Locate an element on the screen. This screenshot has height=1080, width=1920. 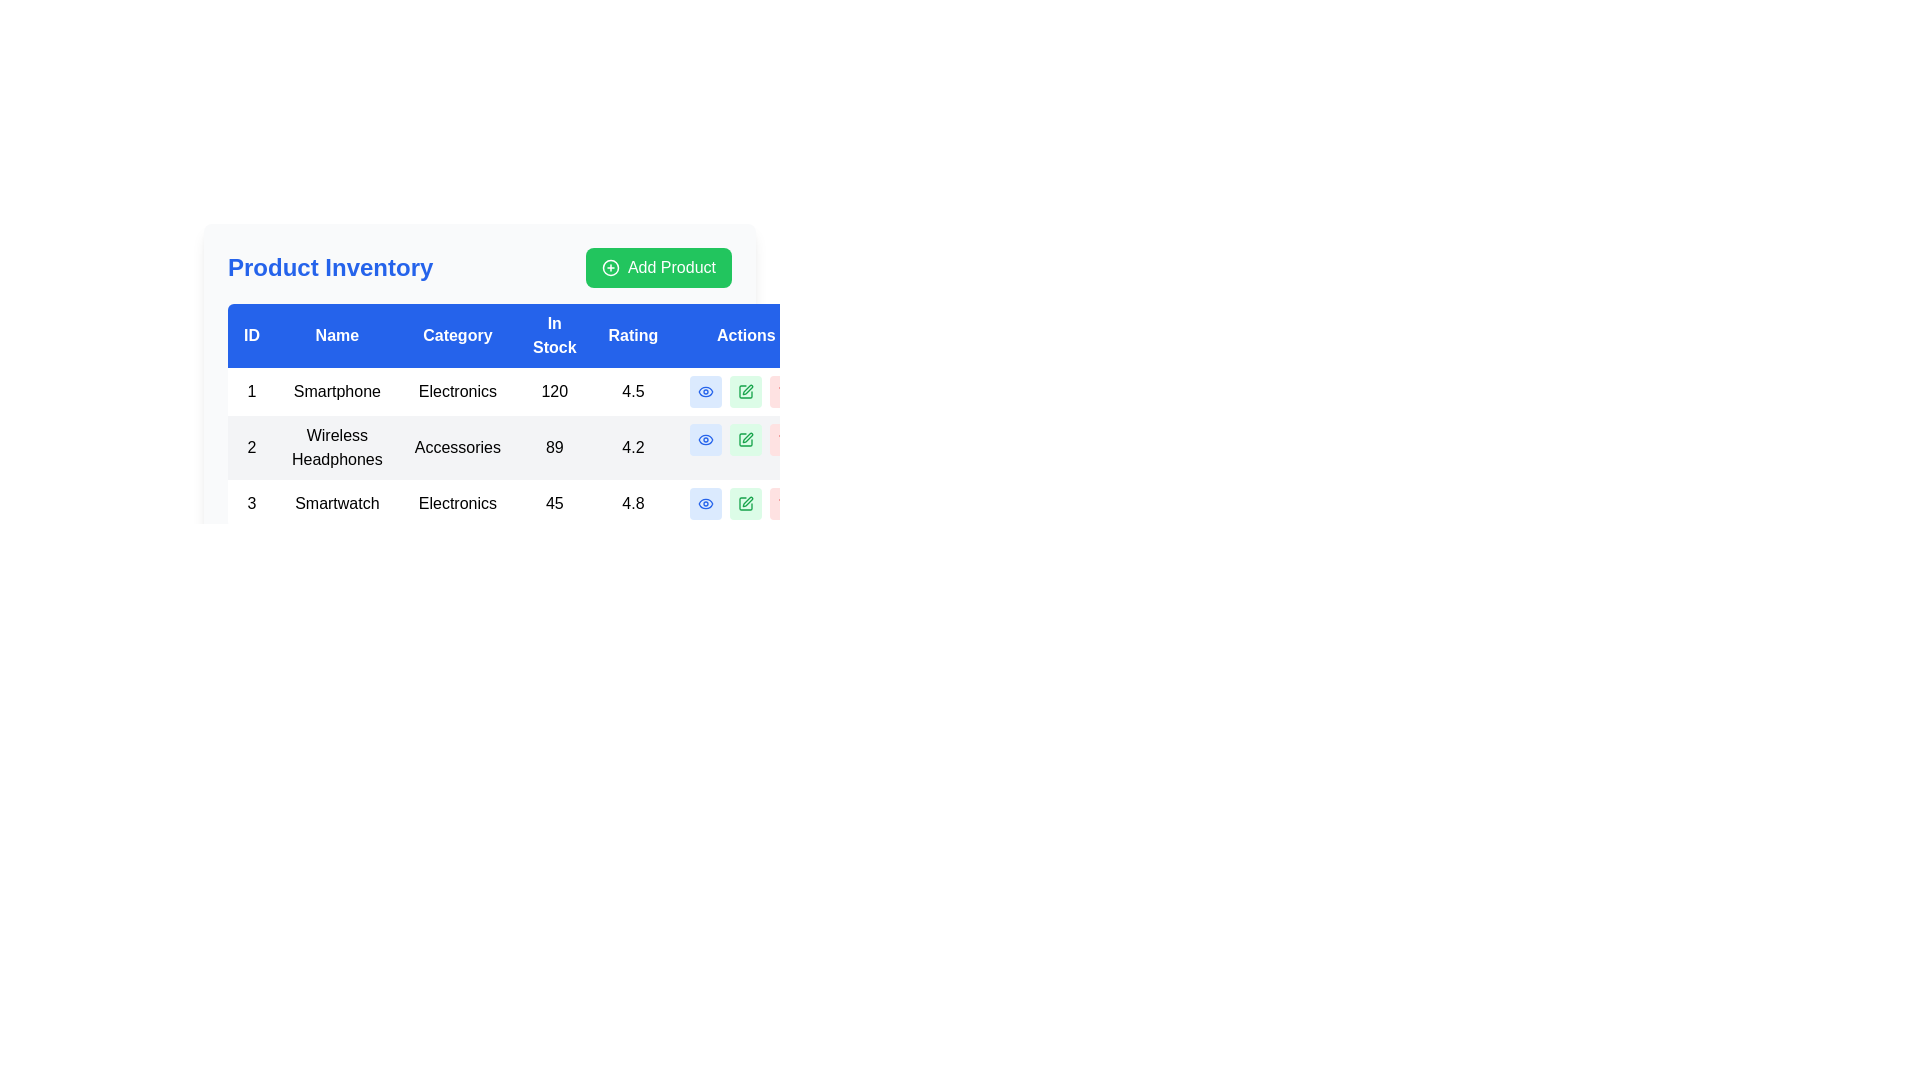
the 'Electronics' text label in the product inventory table, which is centrally aligned in the third column under the 'Category' header is located at coordinates (456, 392).